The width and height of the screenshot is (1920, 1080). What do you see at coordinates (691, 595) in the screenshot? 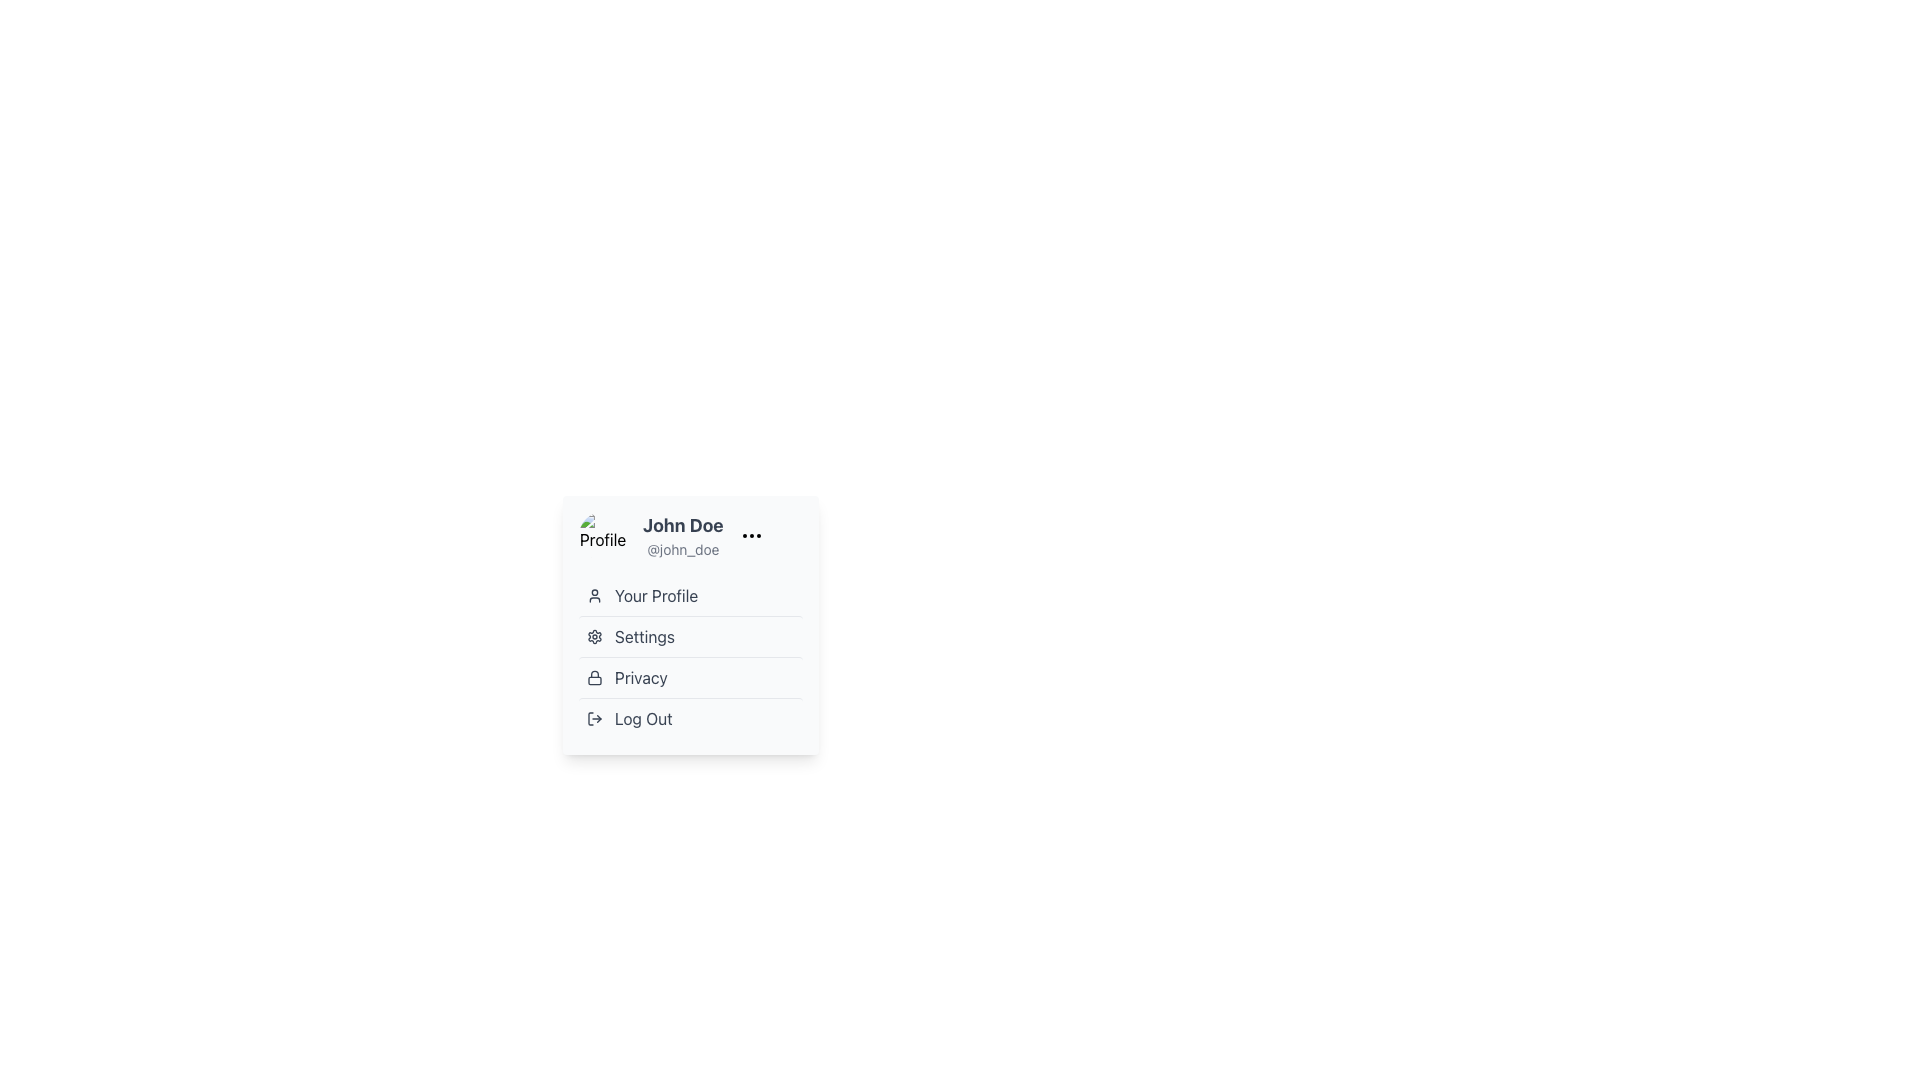
I see `the interactive text item with an icon that serves as the first option in the vertical list of menu items` at bounding box center [691, 595].